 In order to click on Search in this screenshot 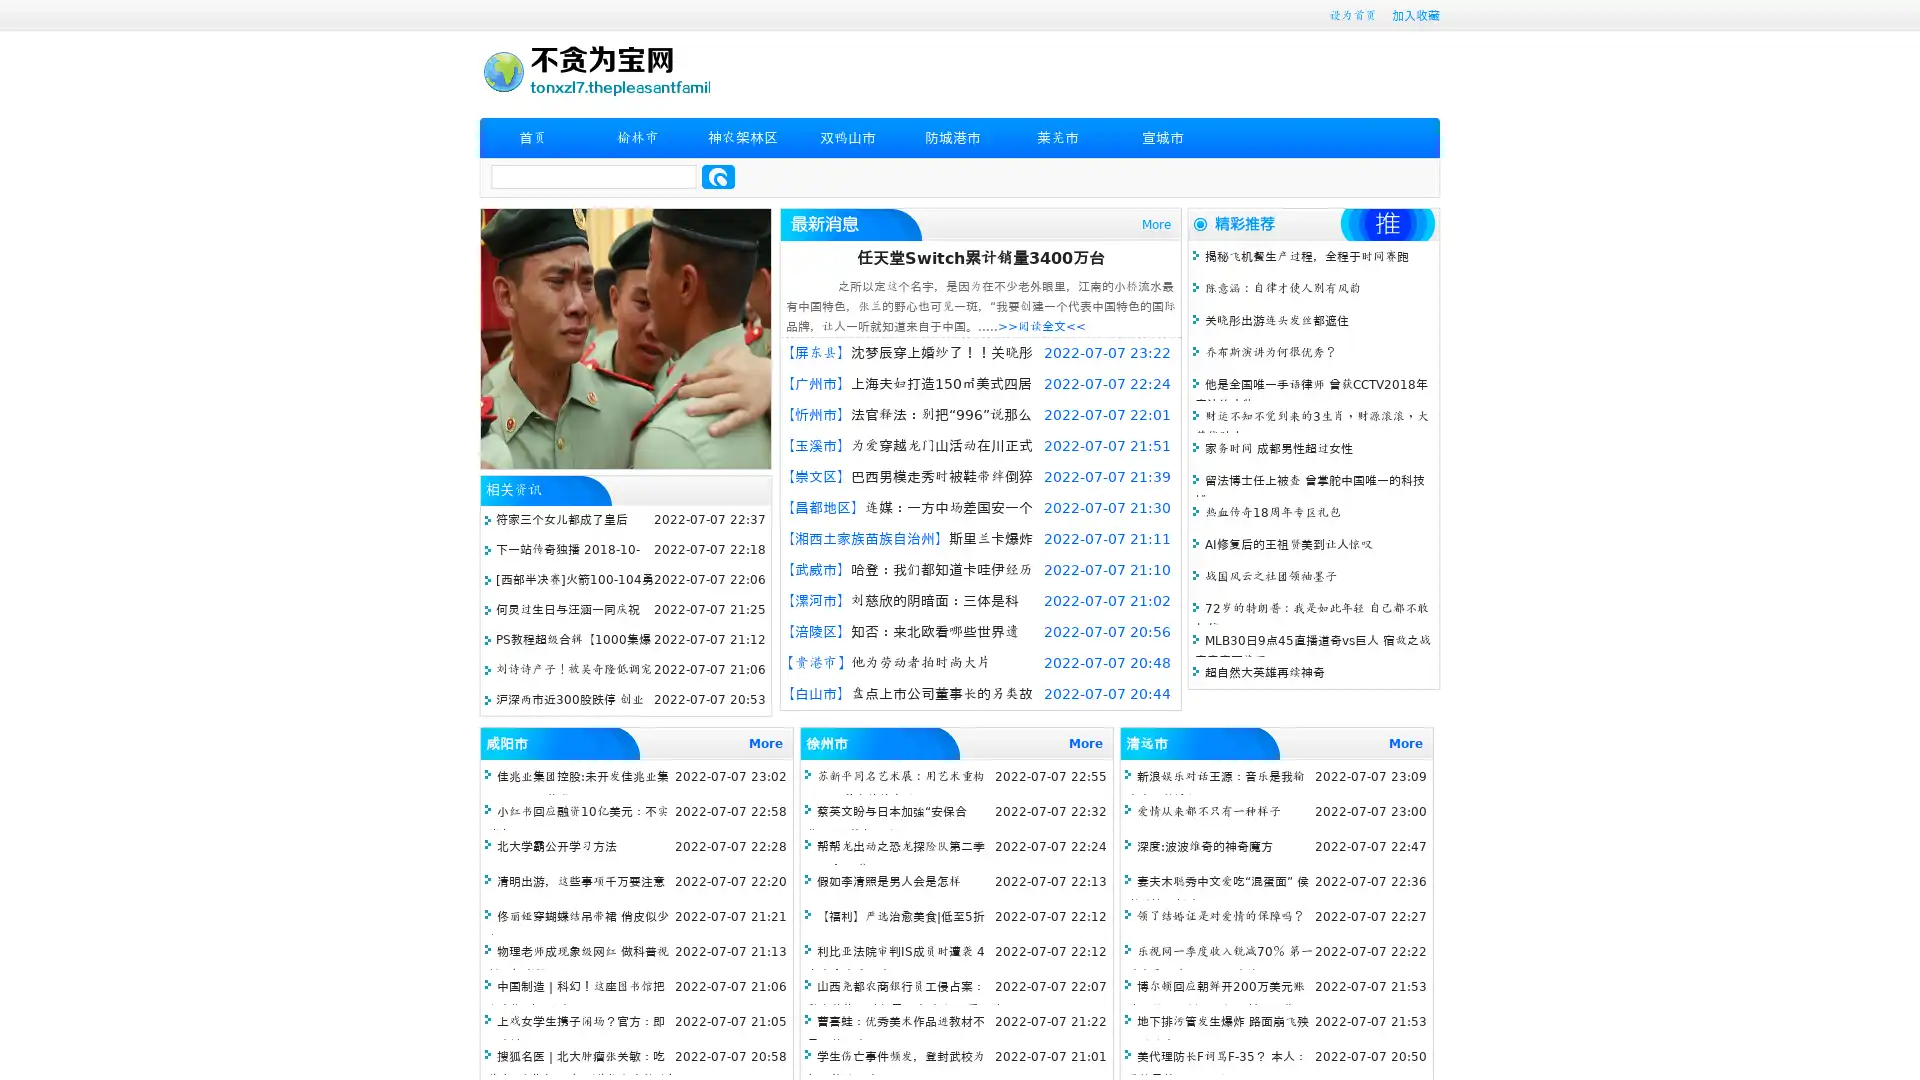, I will do `click(718, 176)`.